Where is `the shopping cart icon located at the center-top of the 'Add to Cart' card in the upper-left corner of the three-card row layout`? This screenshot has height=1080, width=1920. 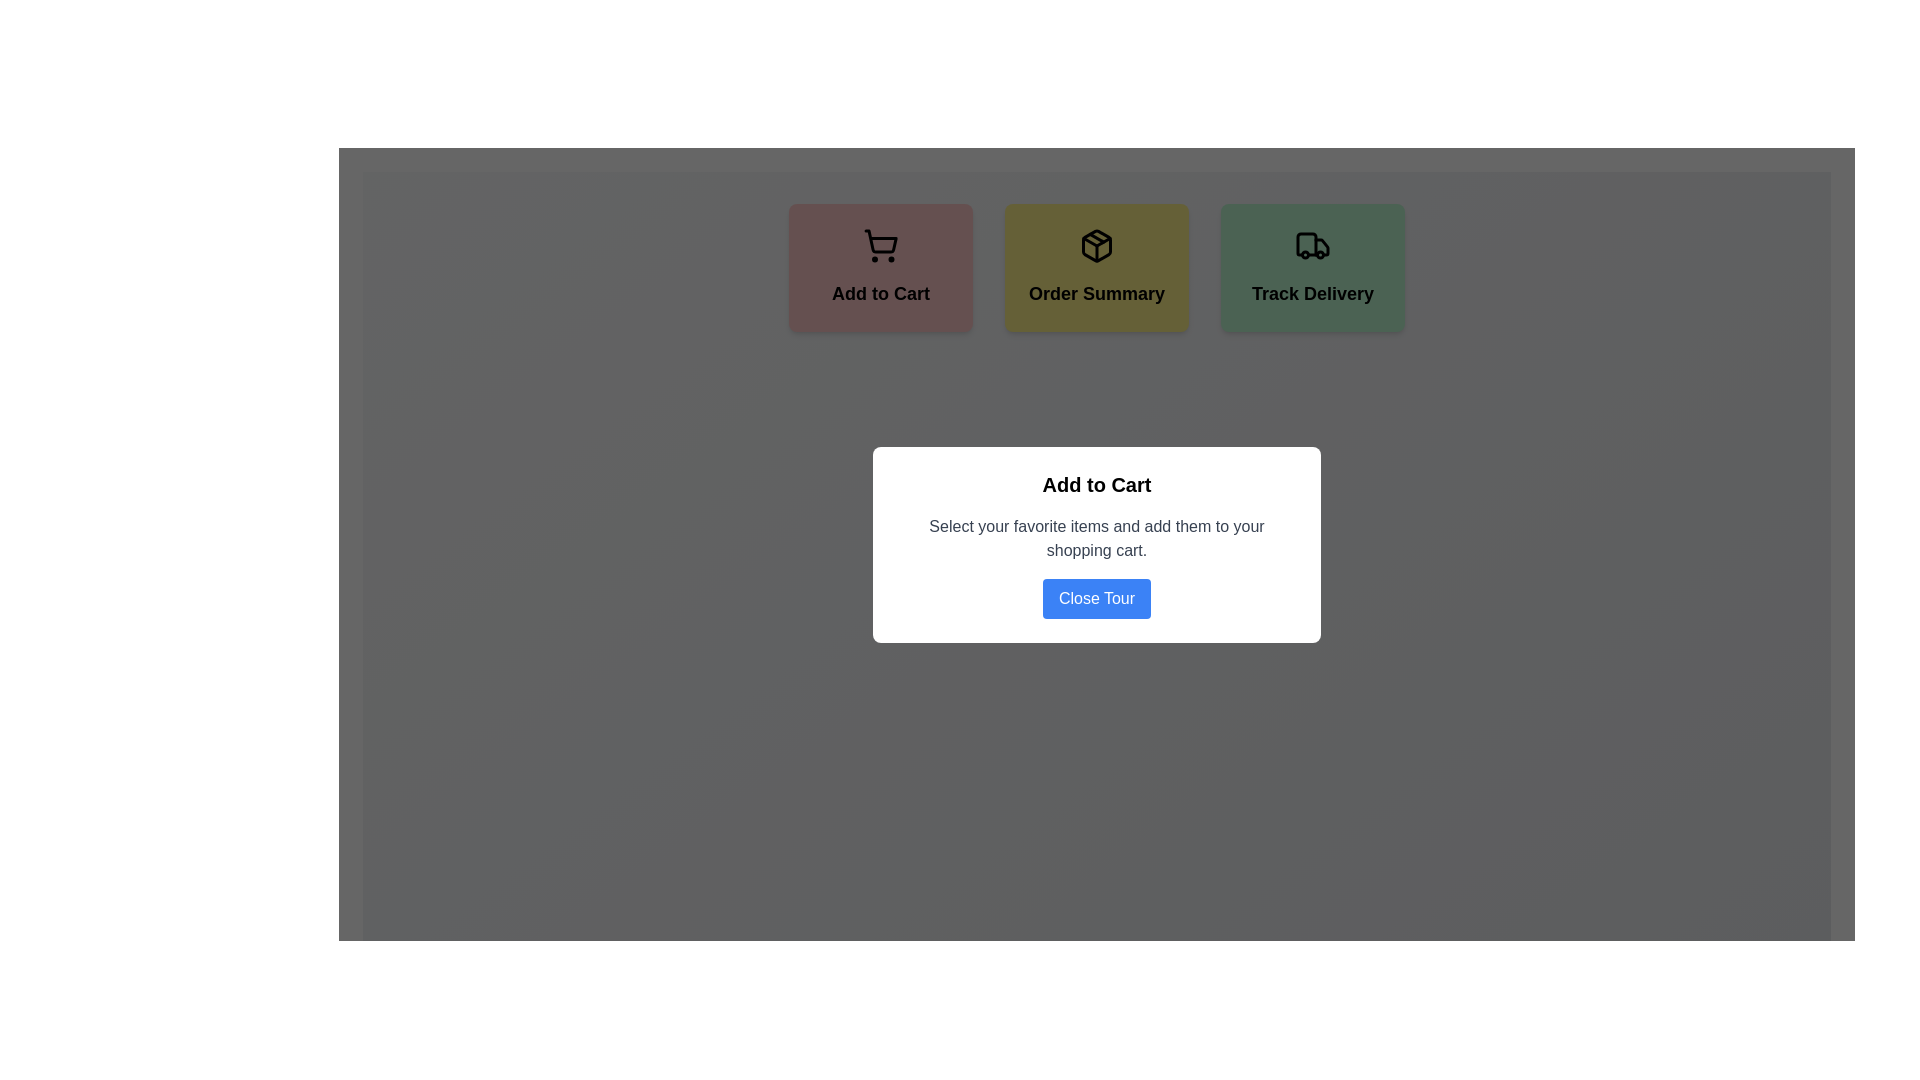 the shopping cart icon located at the center-top of the 'Add to Cart' card in the upper-left corner of the three-card row layout is located at coordinates (880, 245).